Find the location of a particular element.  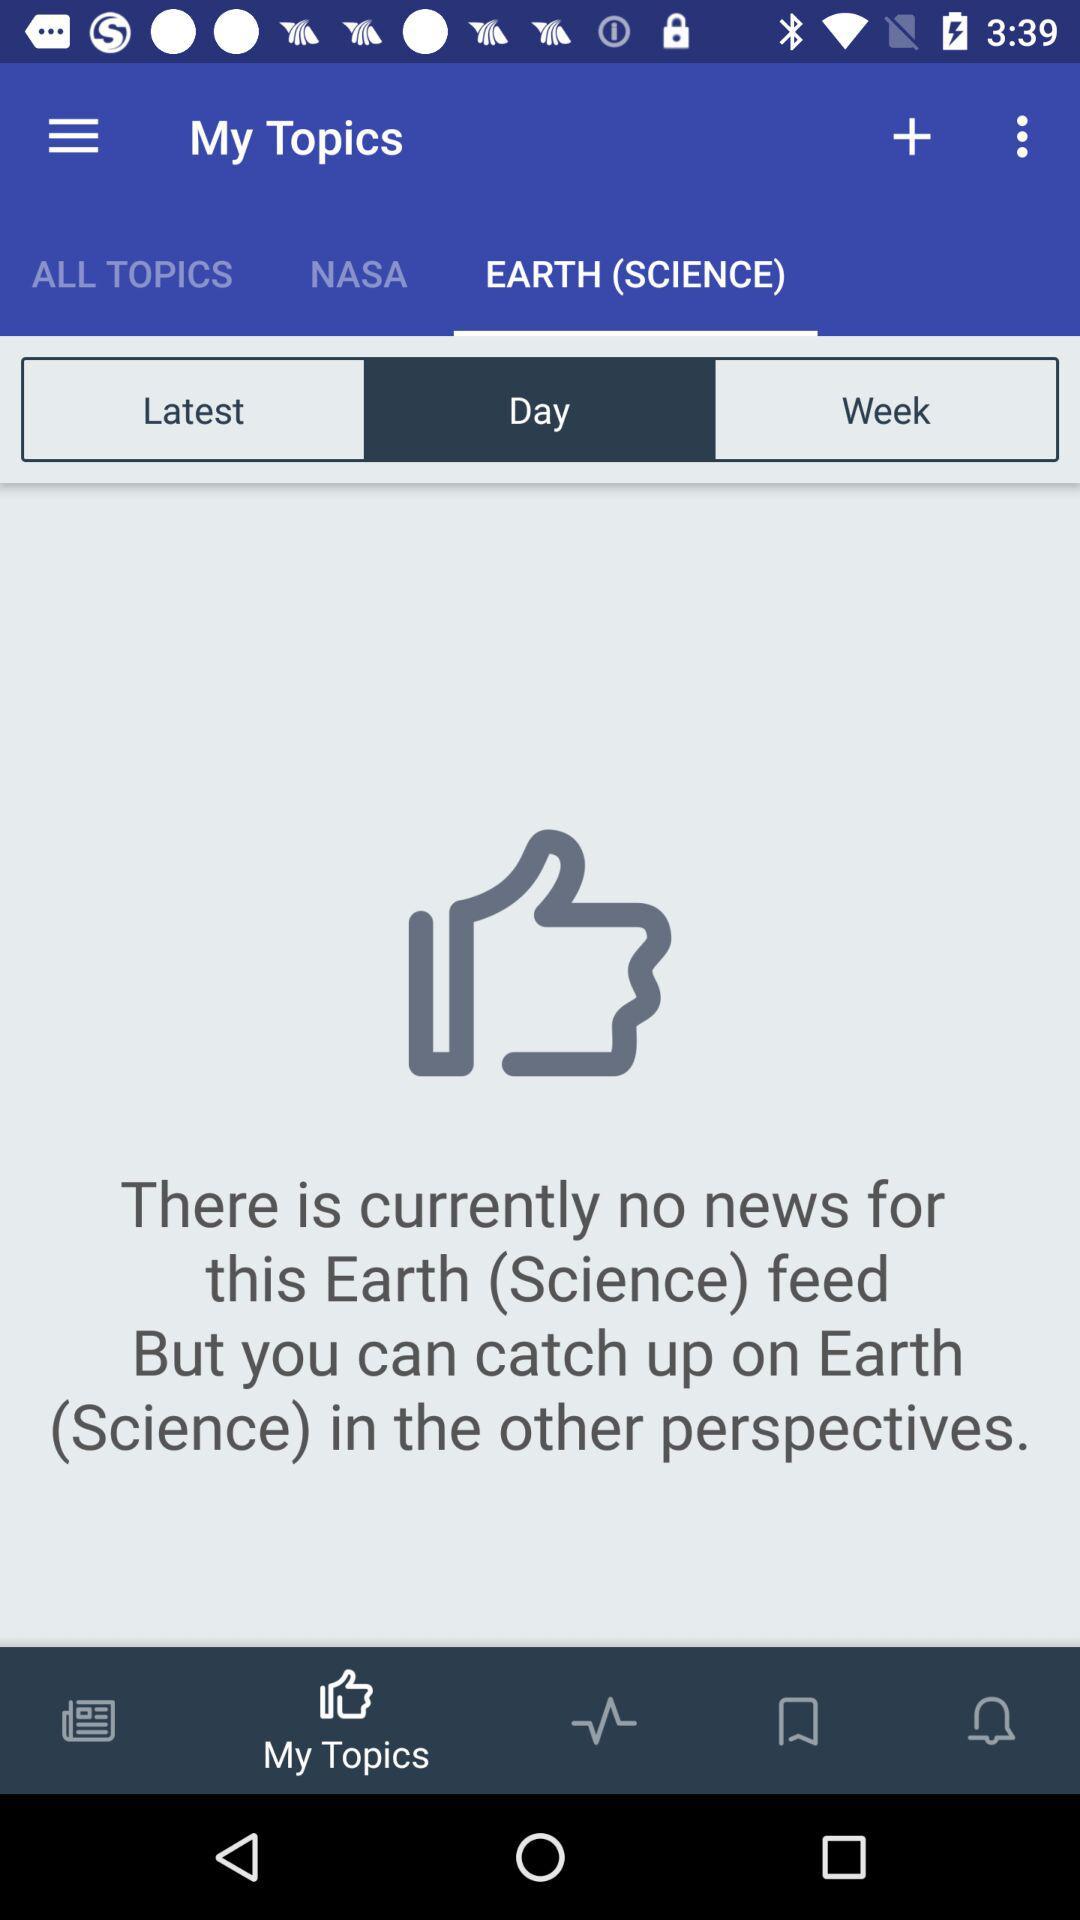

the item above the week is located at coordinates (911, 135).